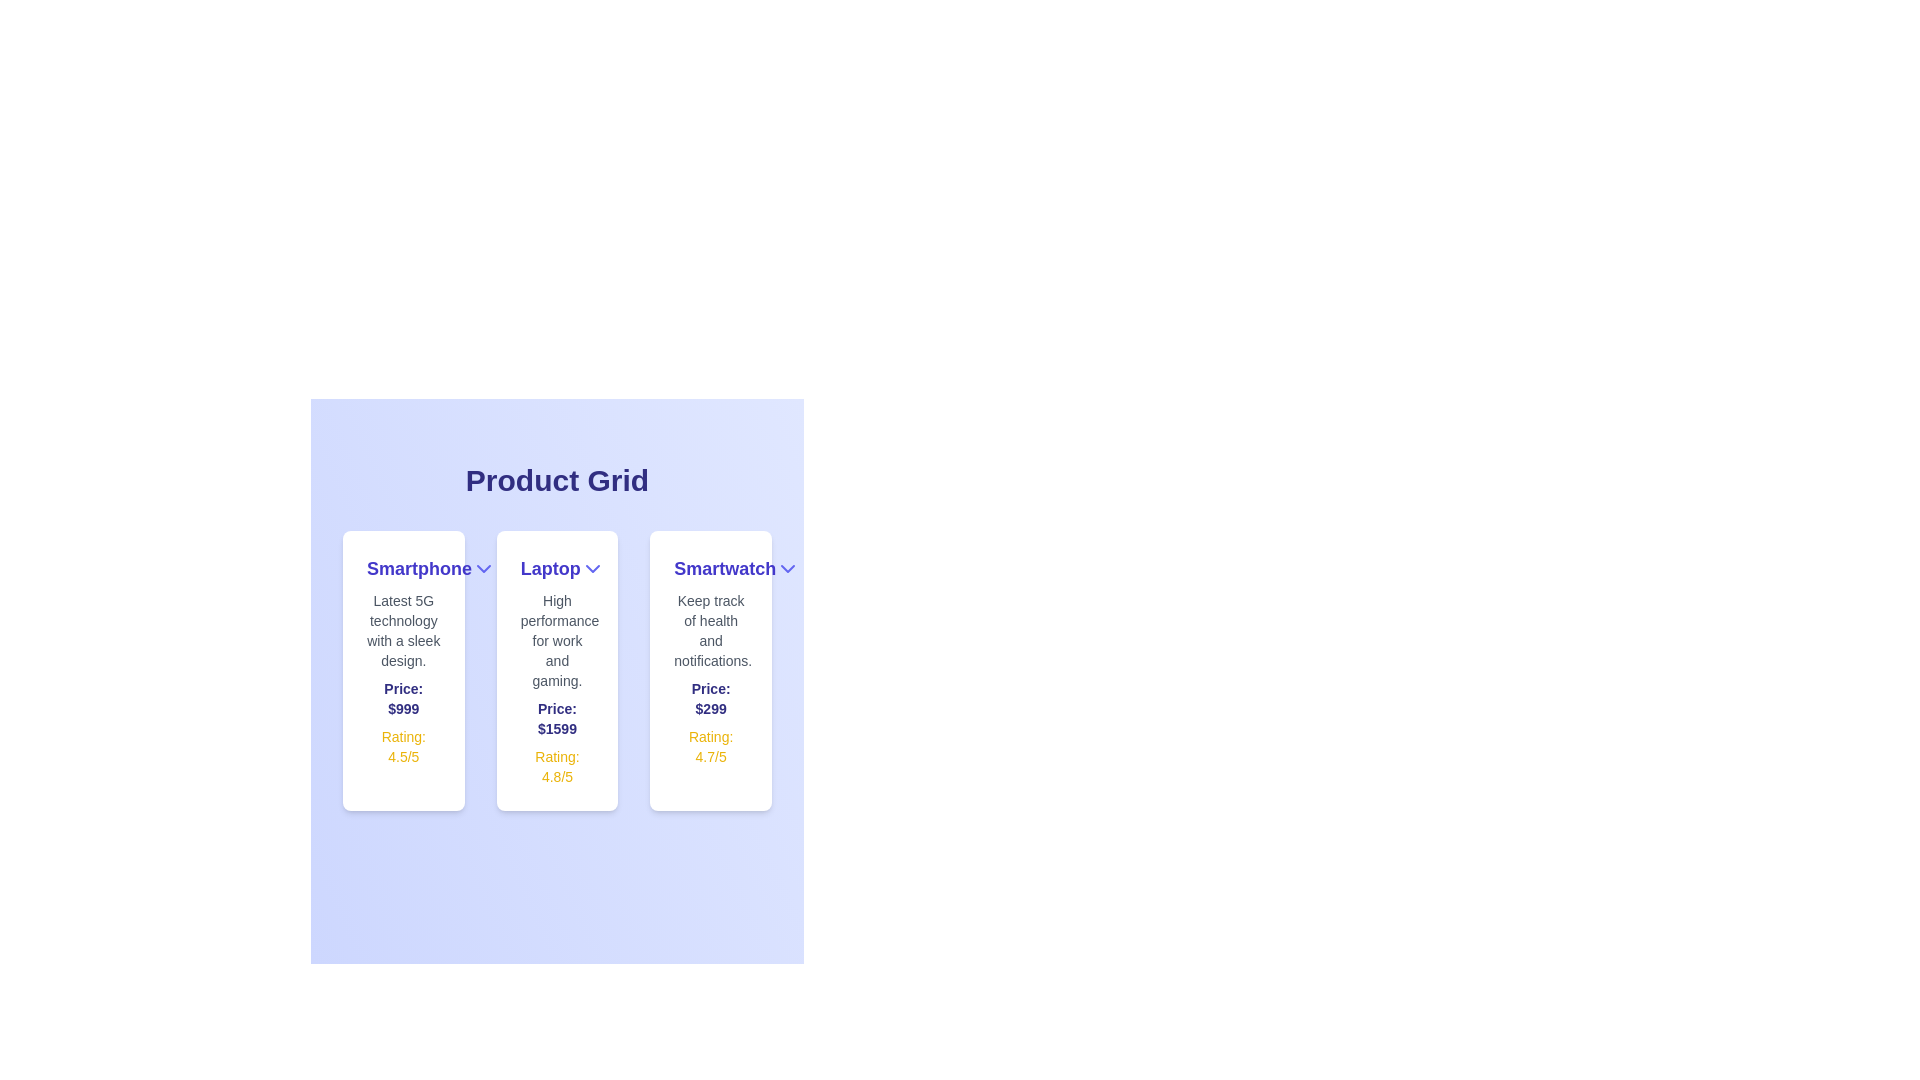  I want to click on the price label of the product card titled 'Smartwatch', which is located below the product description and above the rating text in the rightmost column of the product grid, so click(711, 697).